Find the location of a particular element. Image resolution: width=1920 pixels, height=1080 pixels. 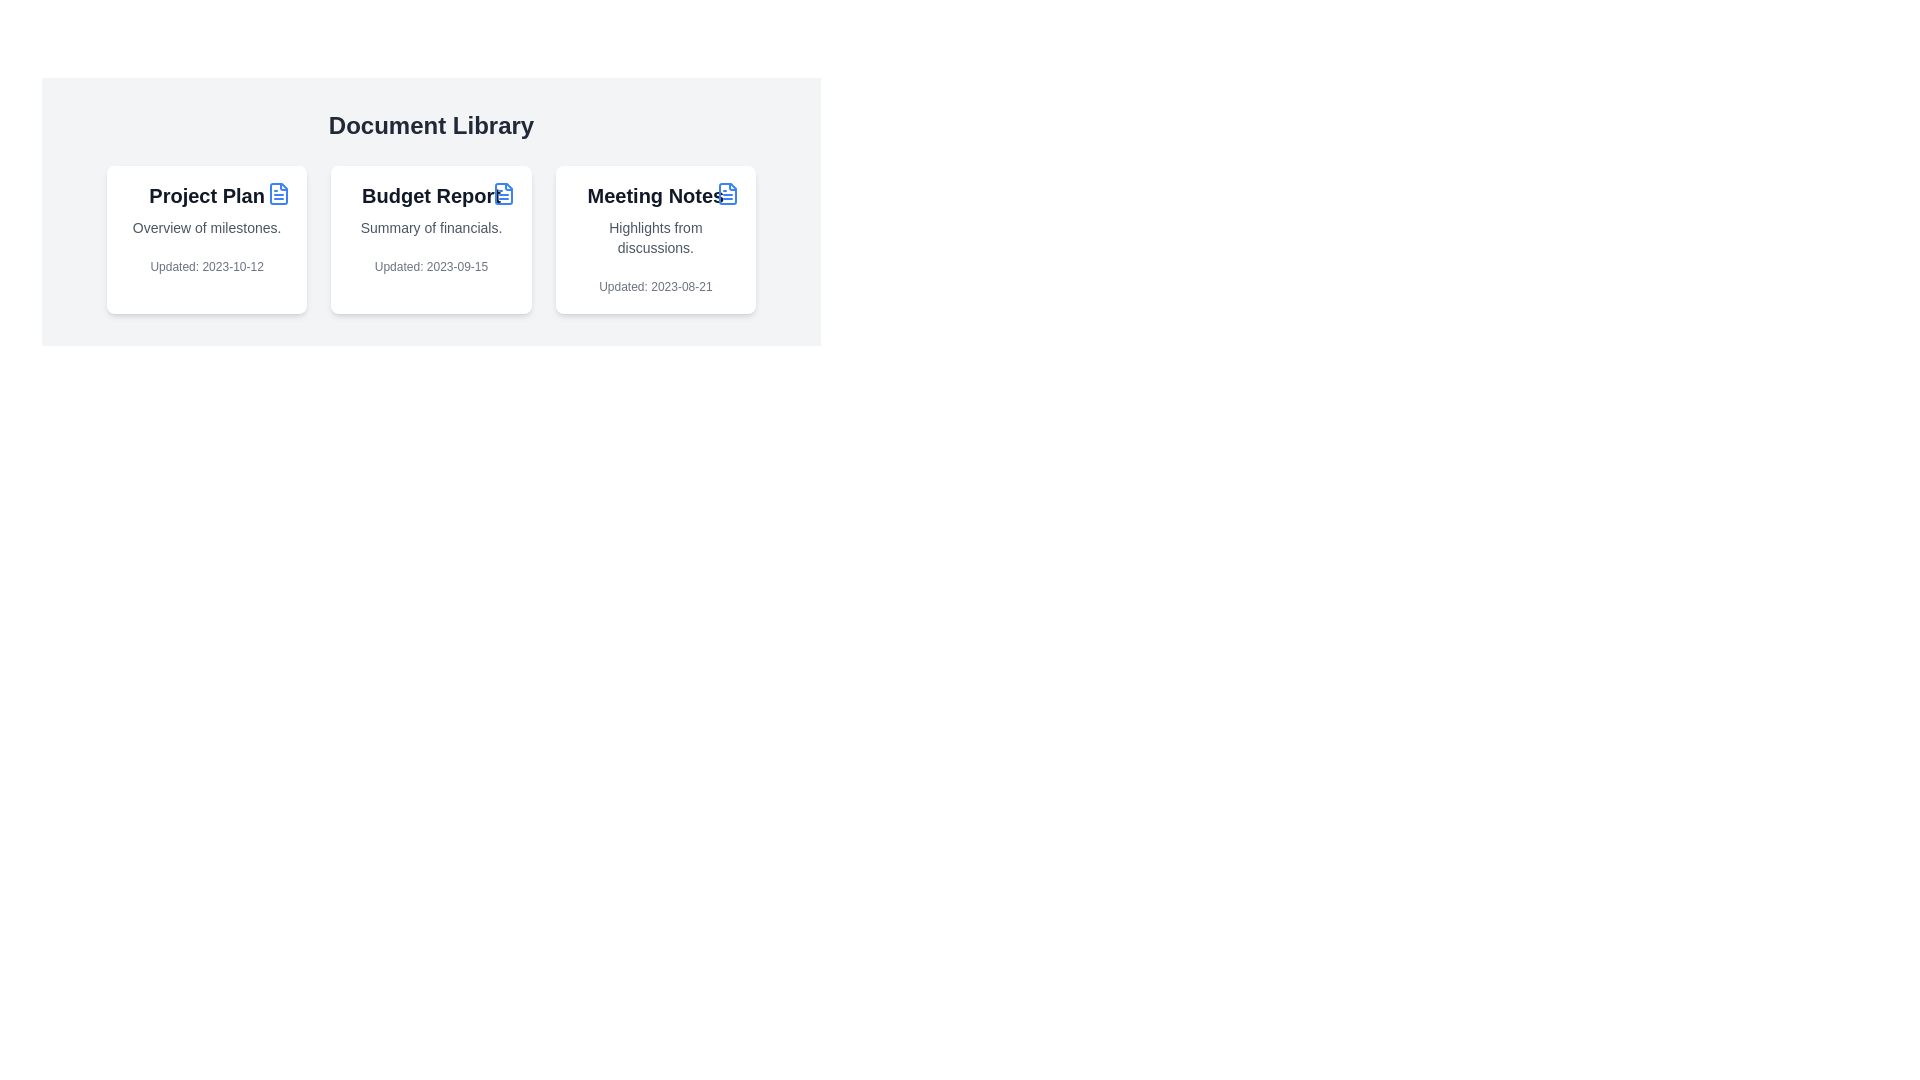

contents of the Card displaying meeting notes, which is the third item in a row of three cards in the grid layout, located in the bottom-right corner of the grid's content is located at coordinates (655, 238).